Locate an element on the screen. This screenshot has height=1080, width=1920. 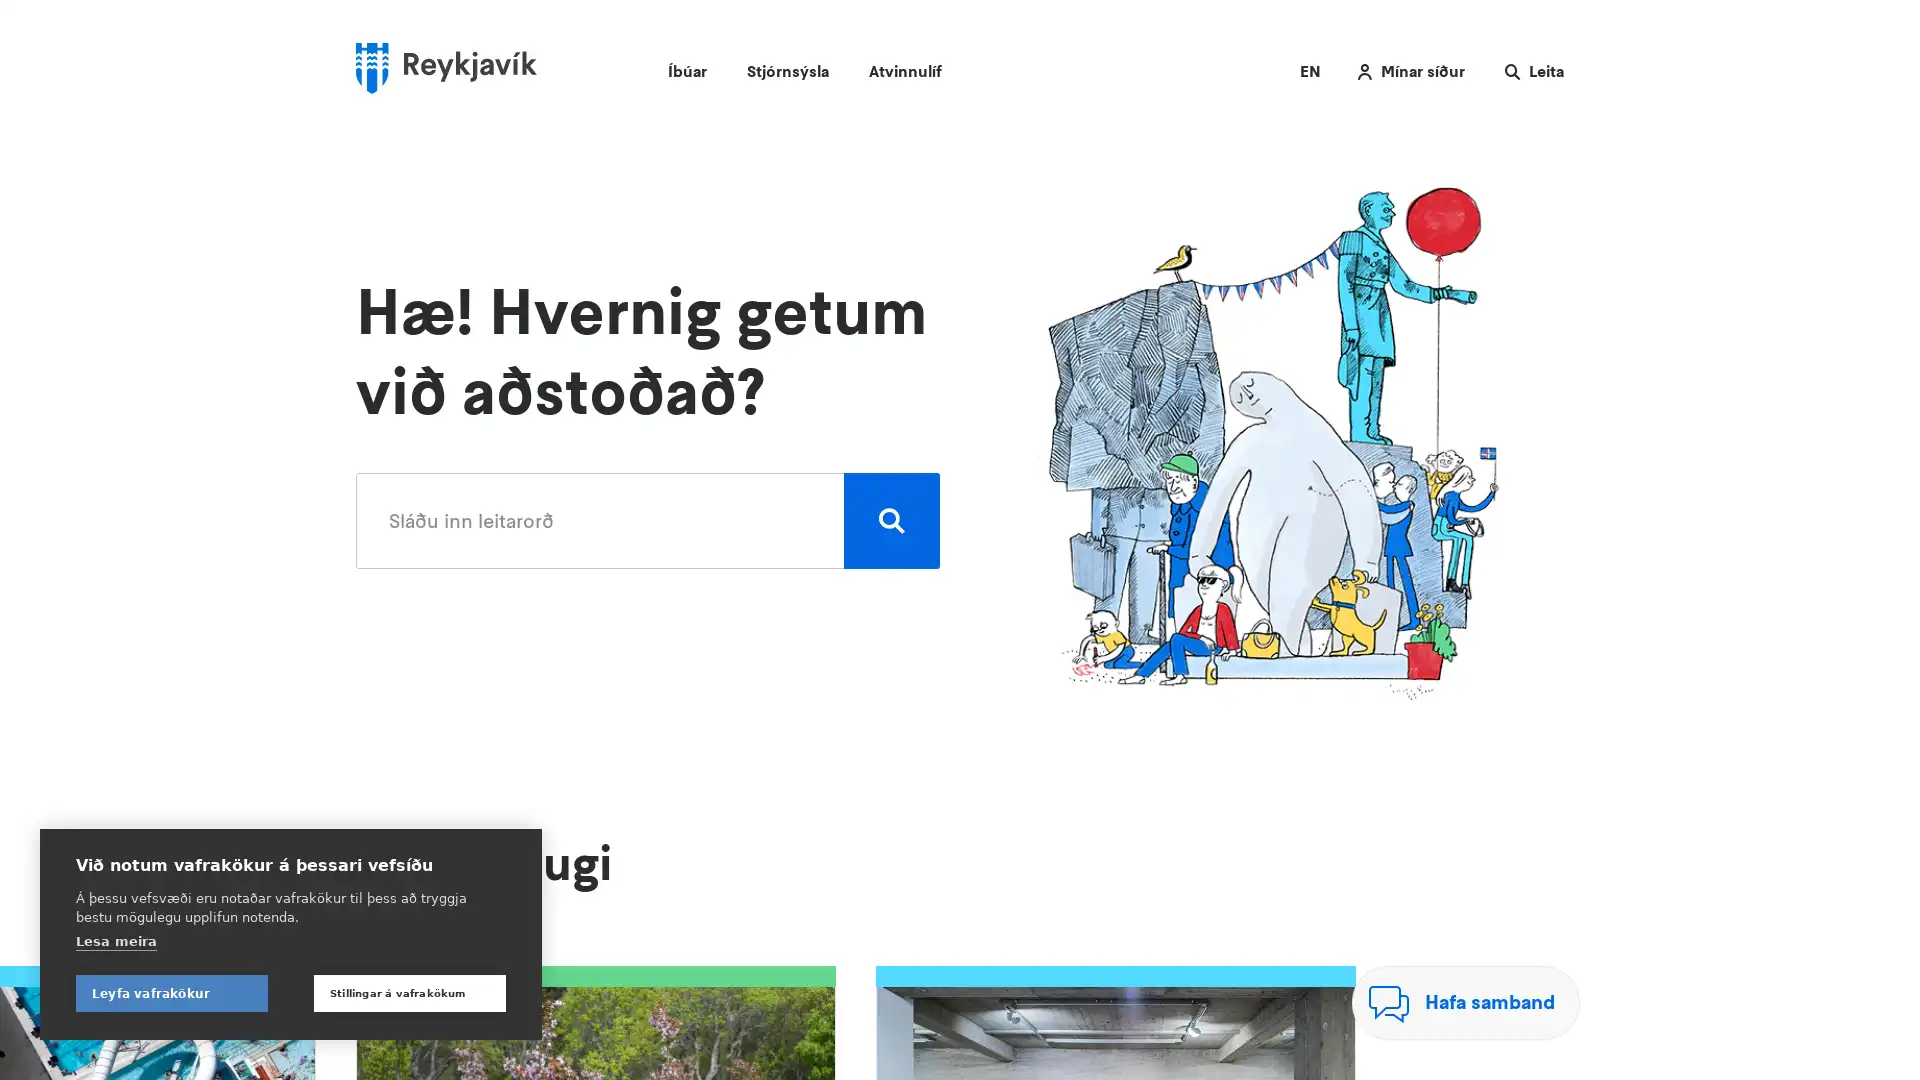
Stjornsysla is located at coordinates (786, 67).